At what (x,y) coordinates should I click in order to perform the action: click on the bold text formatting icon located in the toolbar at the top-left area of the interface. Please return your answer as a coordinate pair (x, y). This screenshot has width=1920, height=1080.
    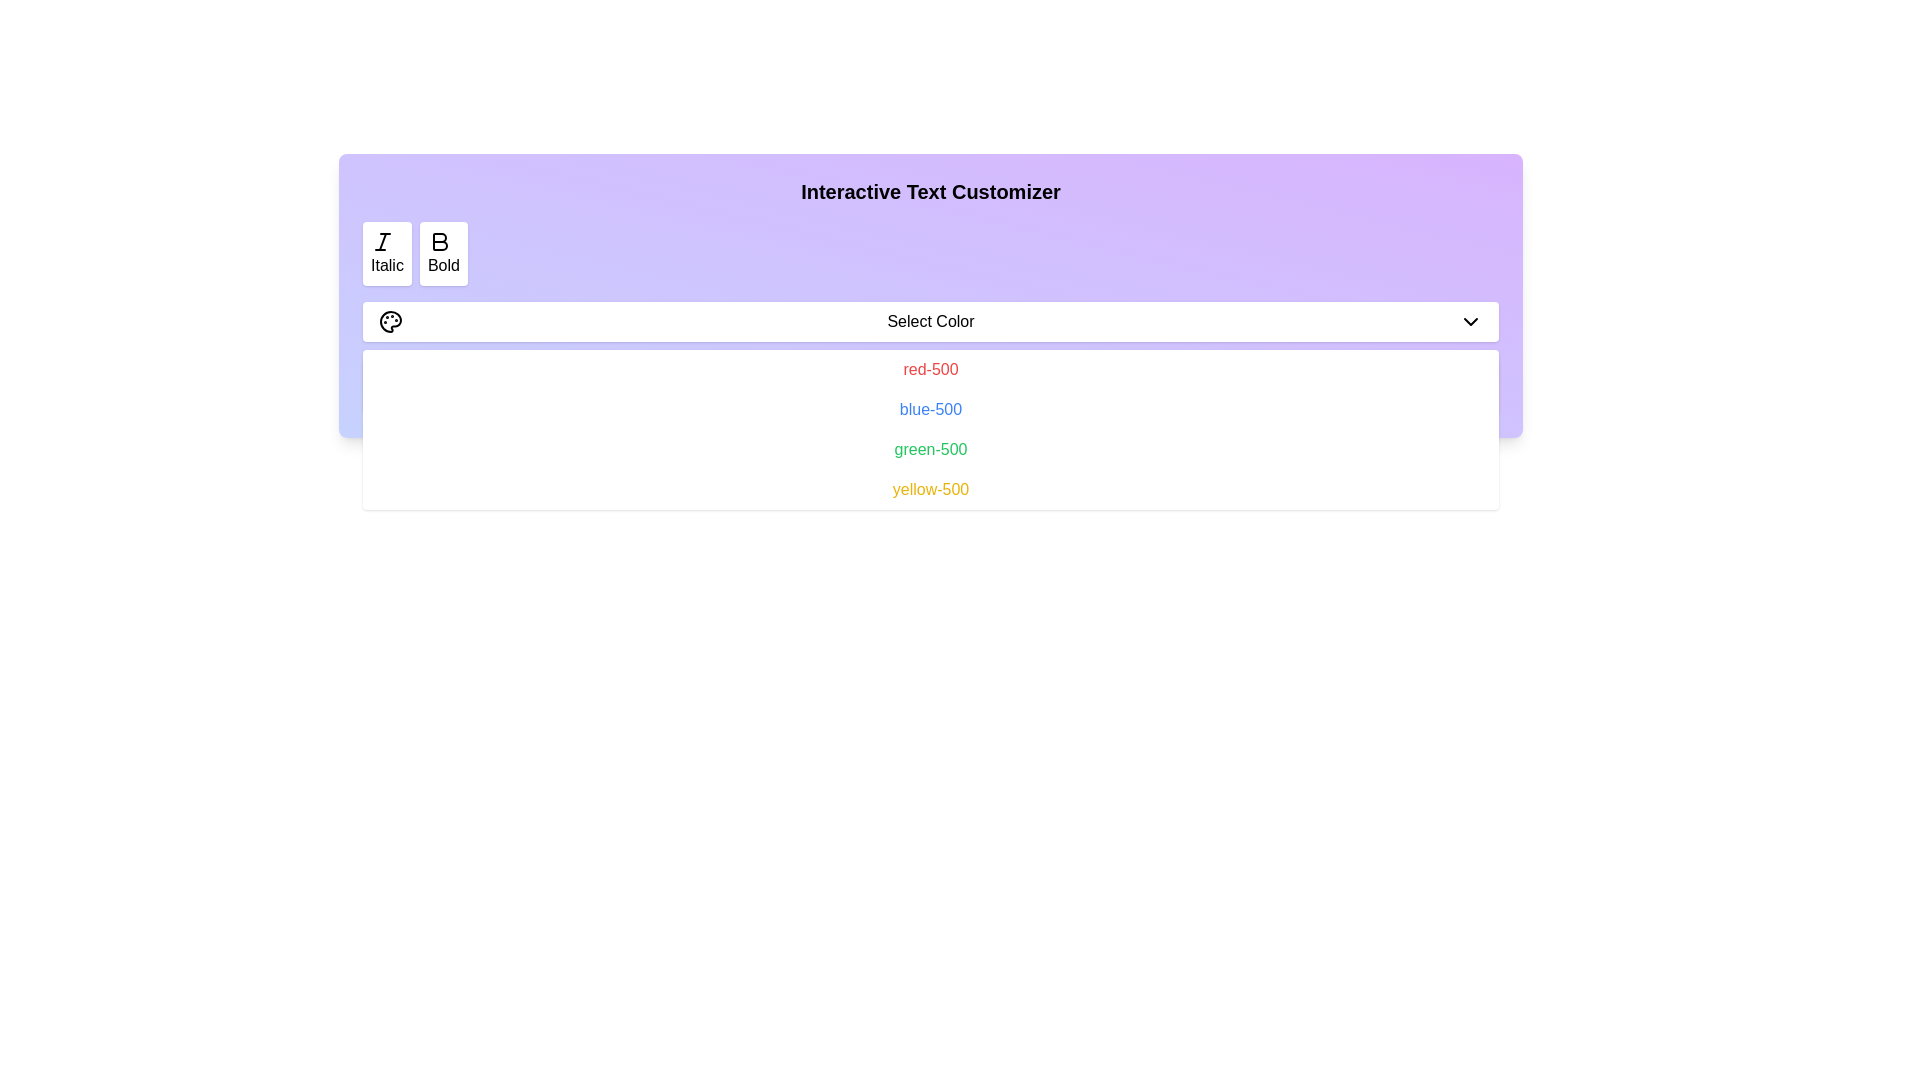
    Looking at the image, I should click on (439, 241).